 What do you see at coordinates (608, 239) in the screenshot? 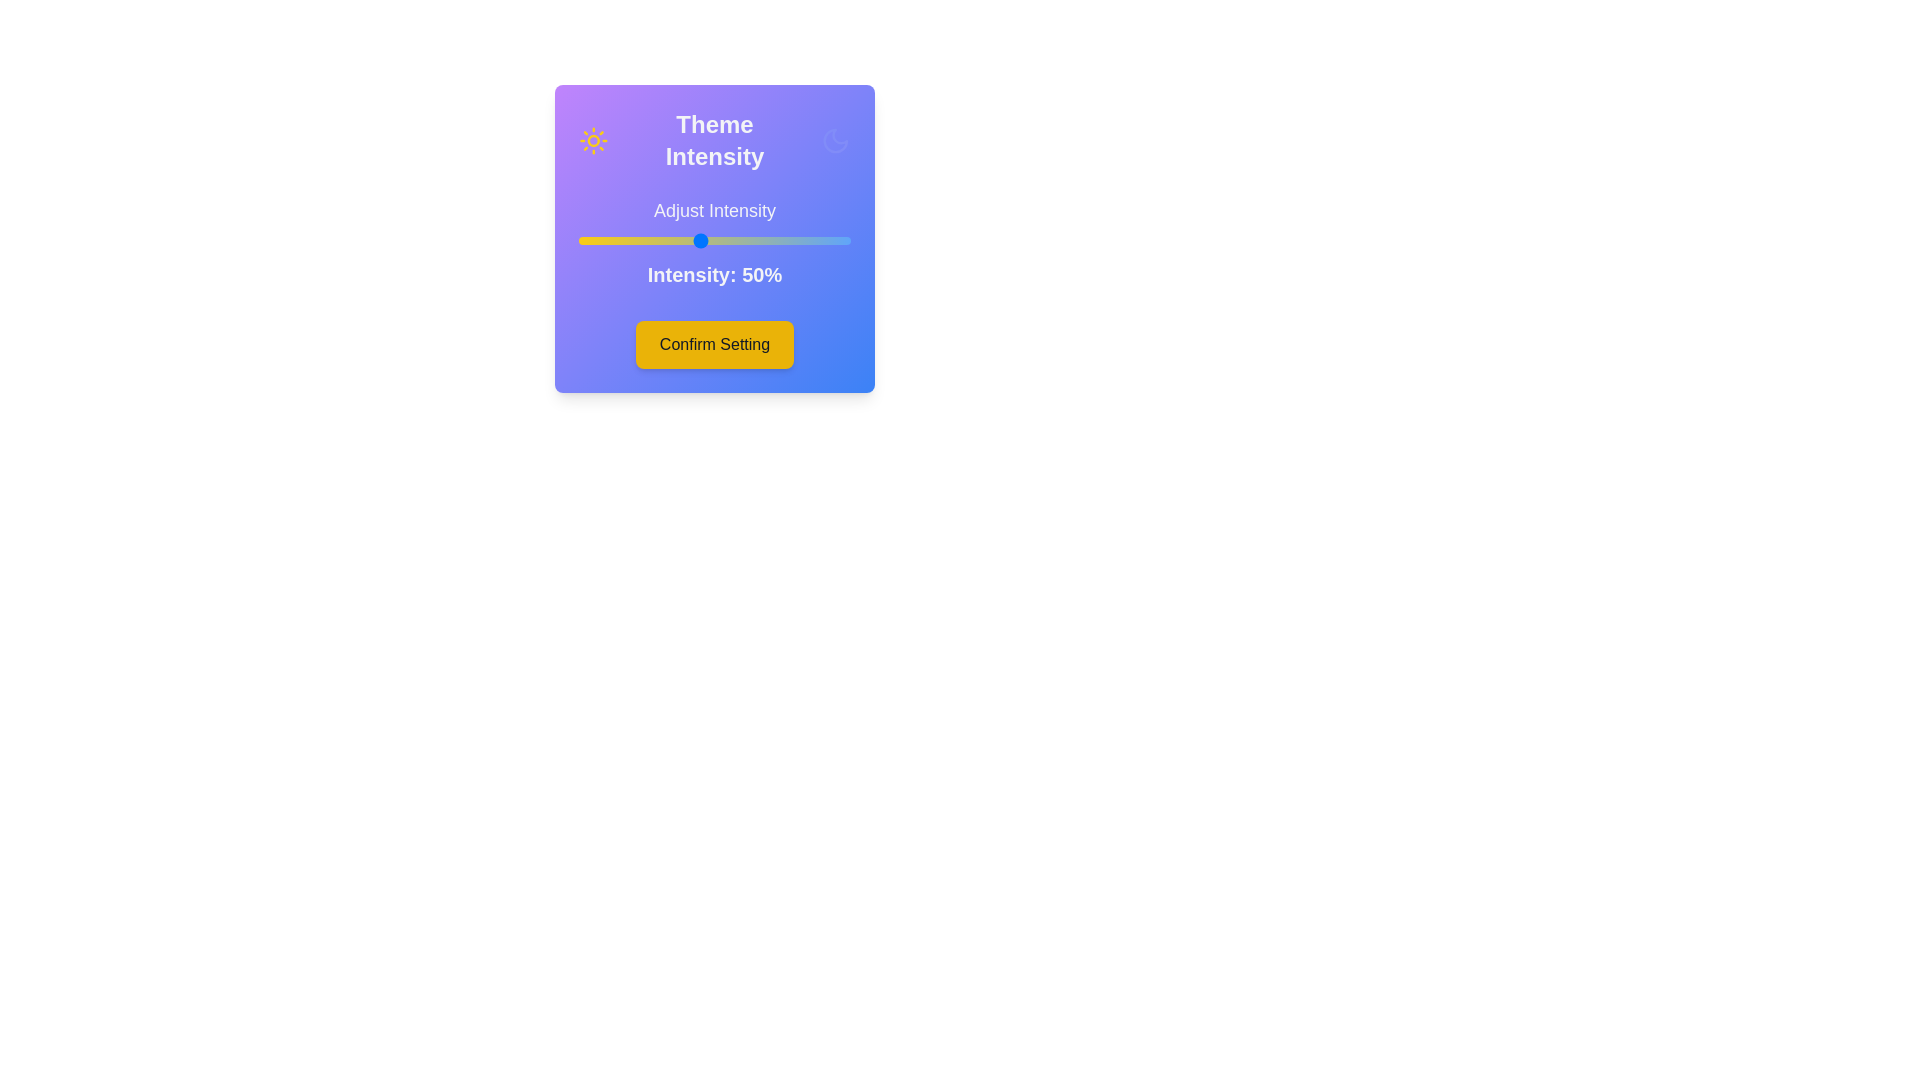
I see `the intensity slider to 20%` at bounding box center [608, 239].